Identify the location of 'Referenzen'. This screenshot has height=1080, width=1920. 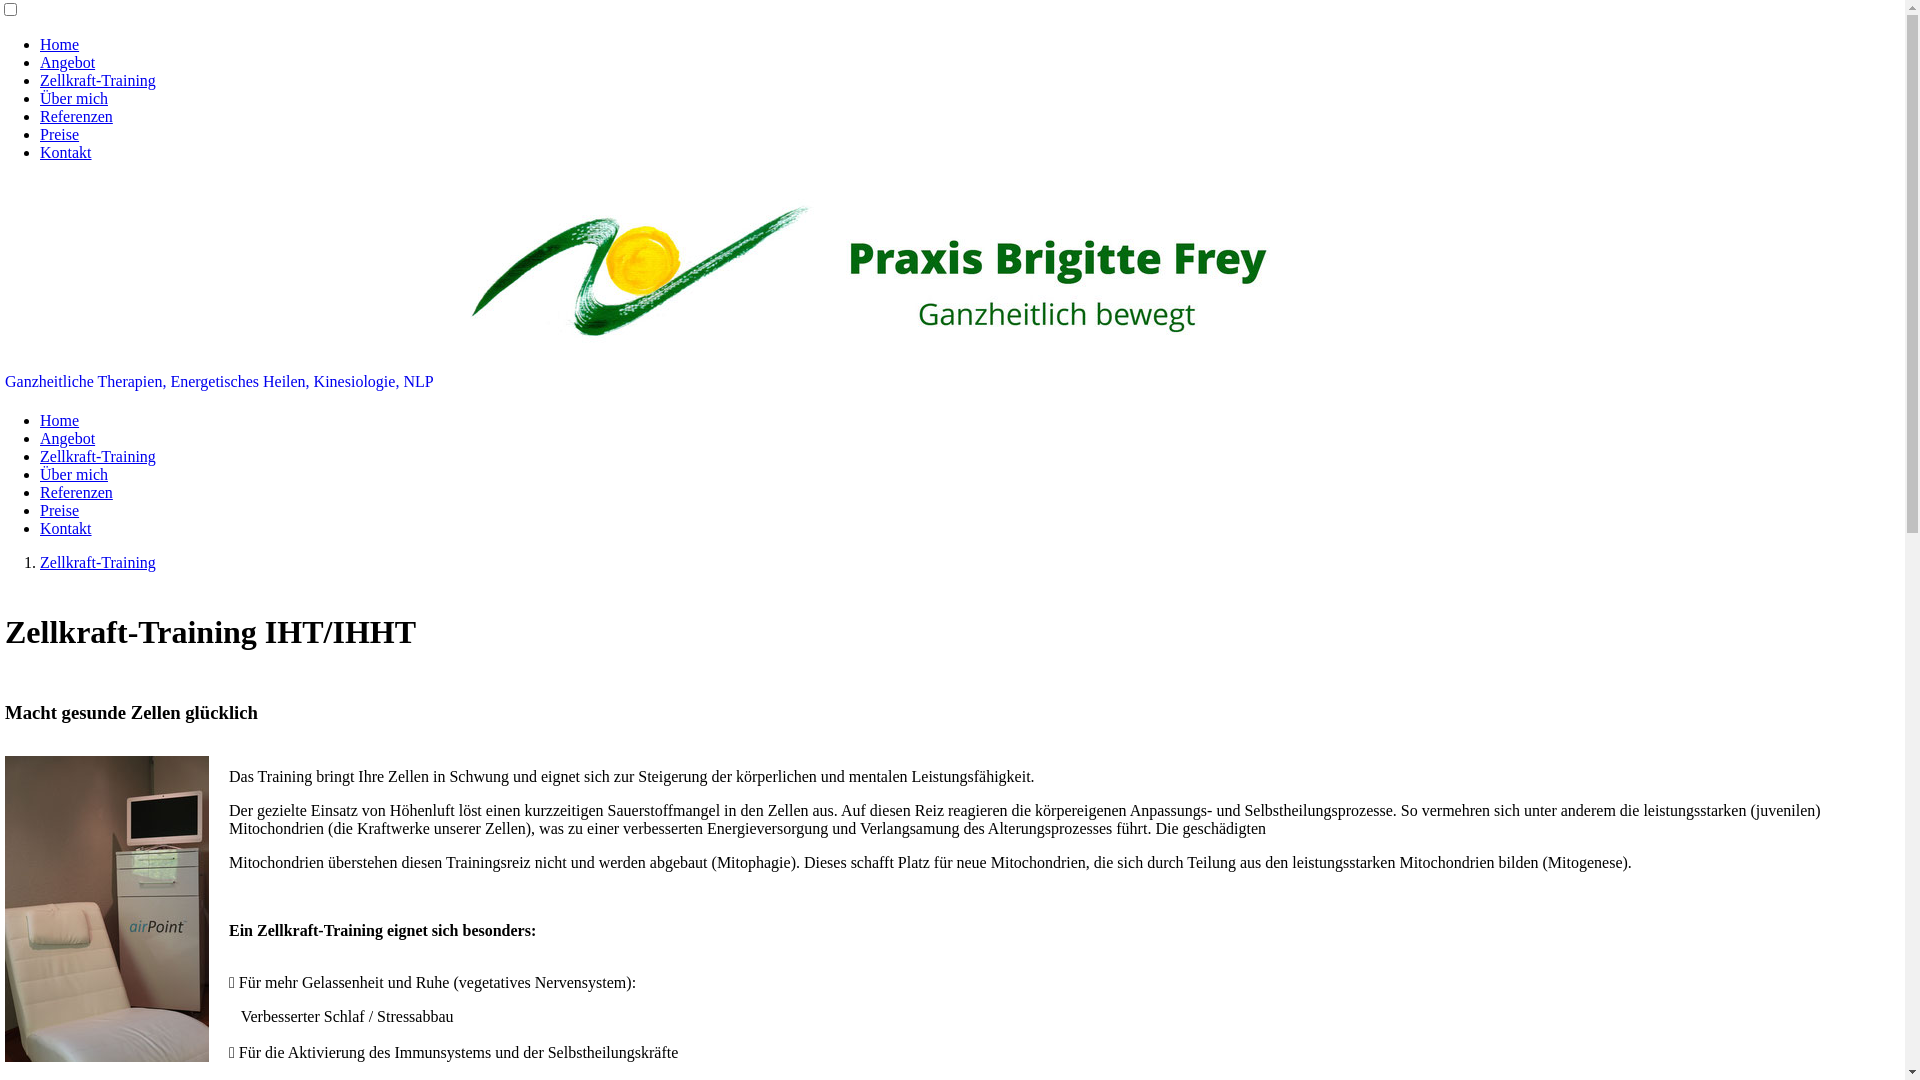
(76, 492).